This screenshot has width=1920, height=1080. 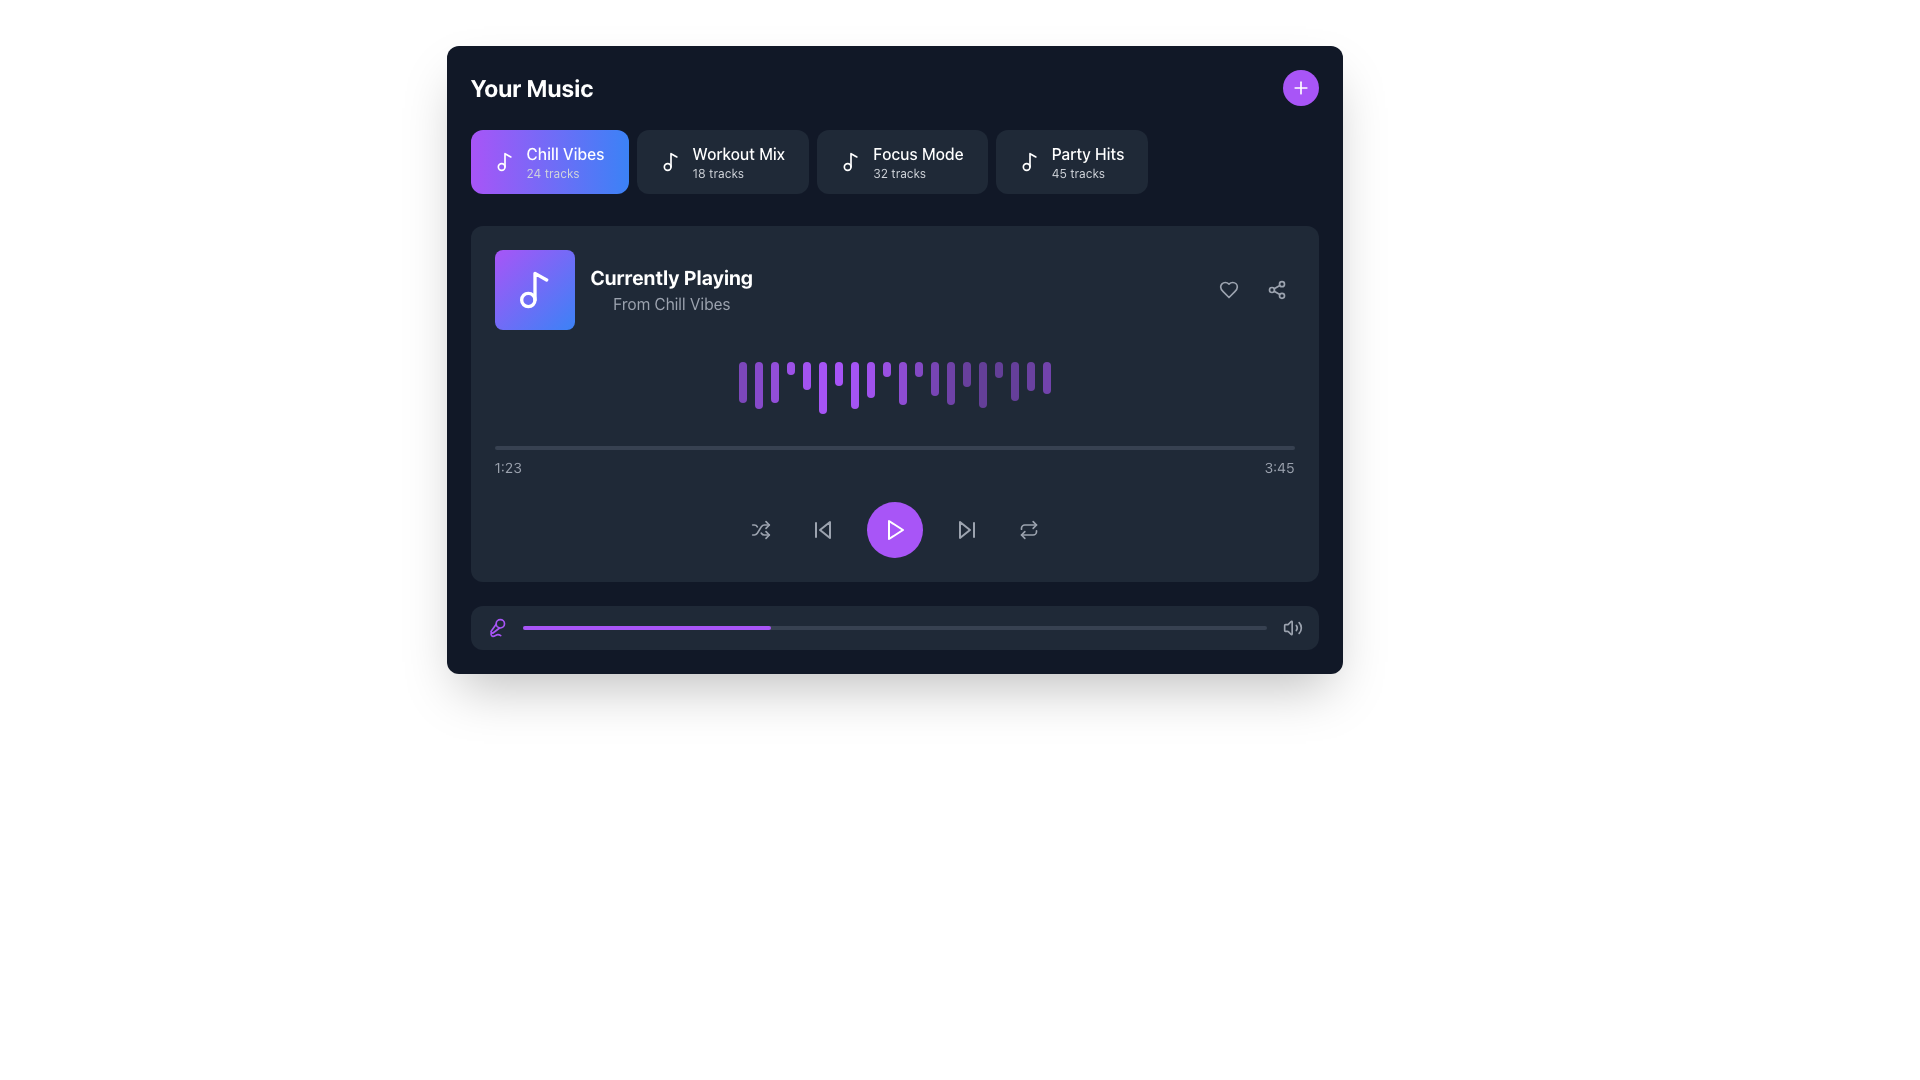 I want to click on the seventh vertical purple bar of the music visualizer, which is styled with a pulse animation and located between the 'Currently Playing' title and the playback controls, so click(x=838, y=374).